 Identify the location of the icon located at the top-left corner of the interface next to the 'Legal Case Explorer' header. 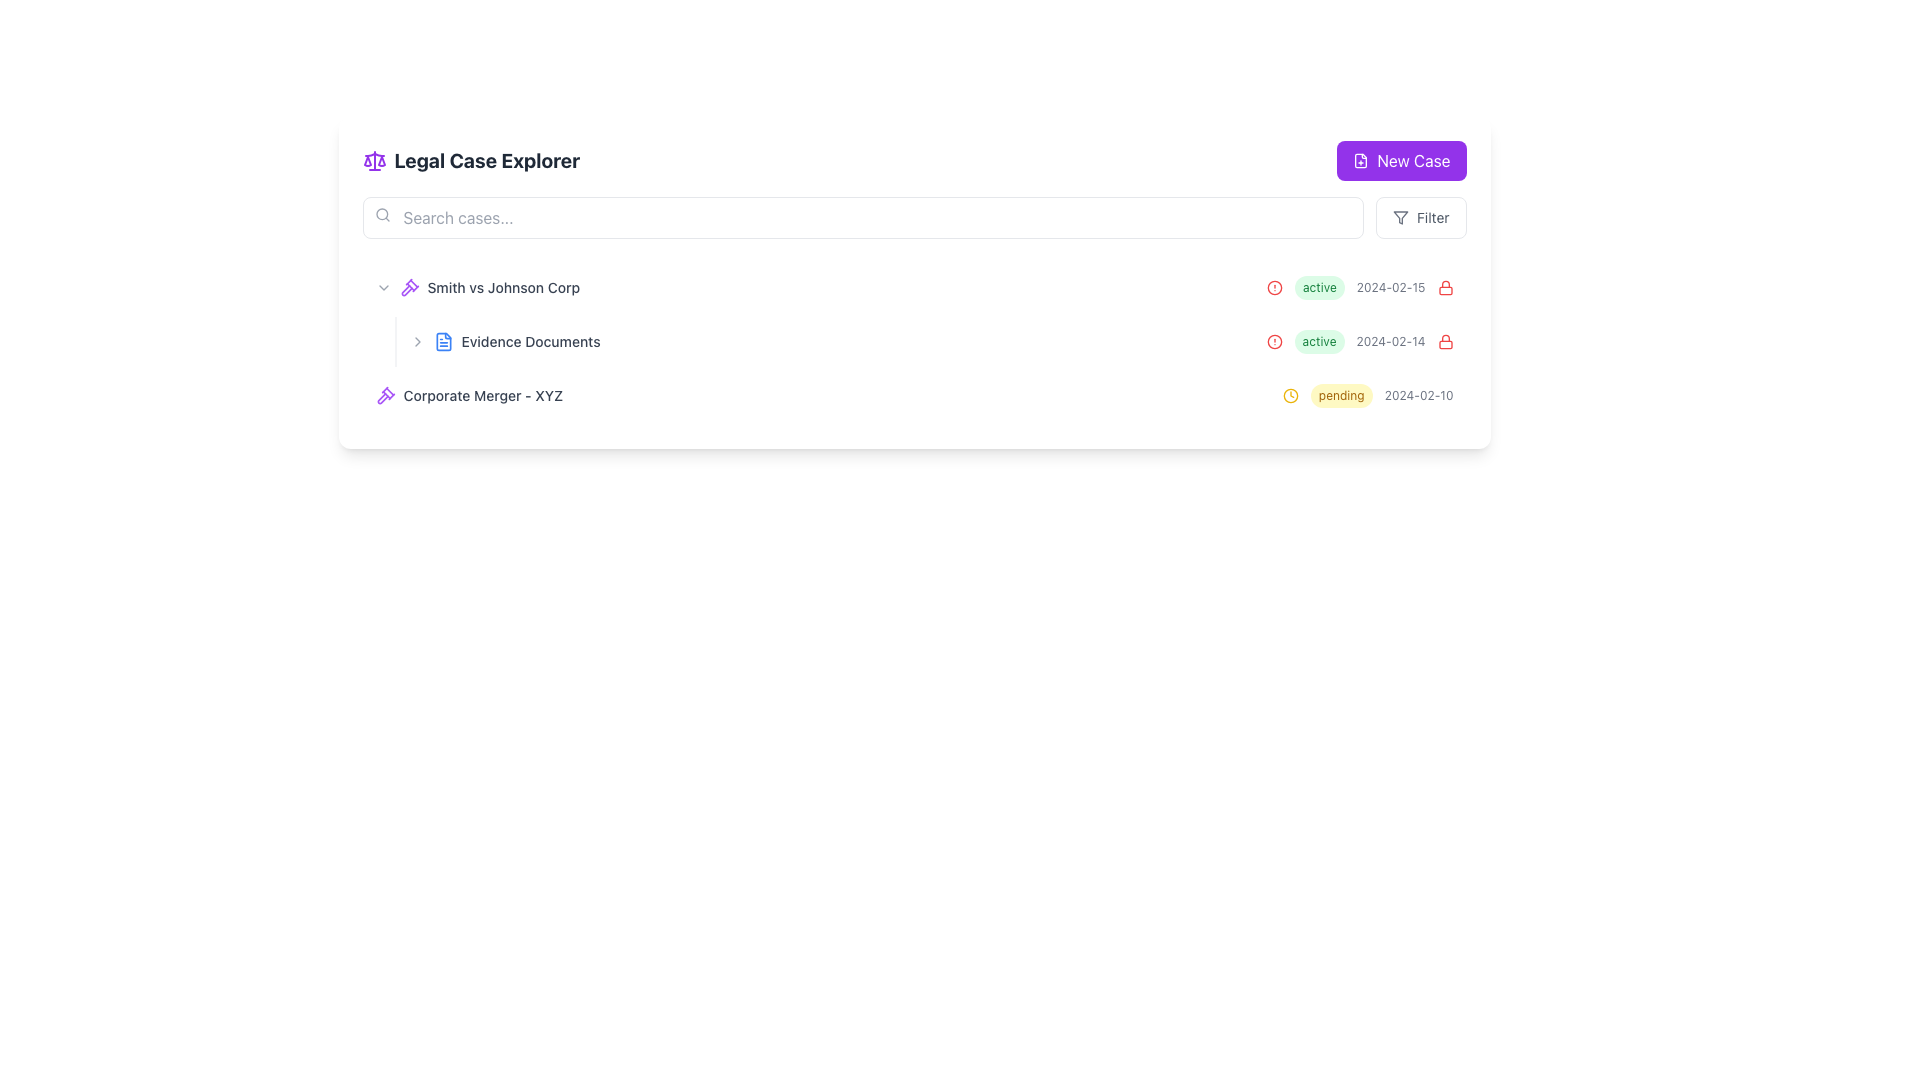
(374, 160).